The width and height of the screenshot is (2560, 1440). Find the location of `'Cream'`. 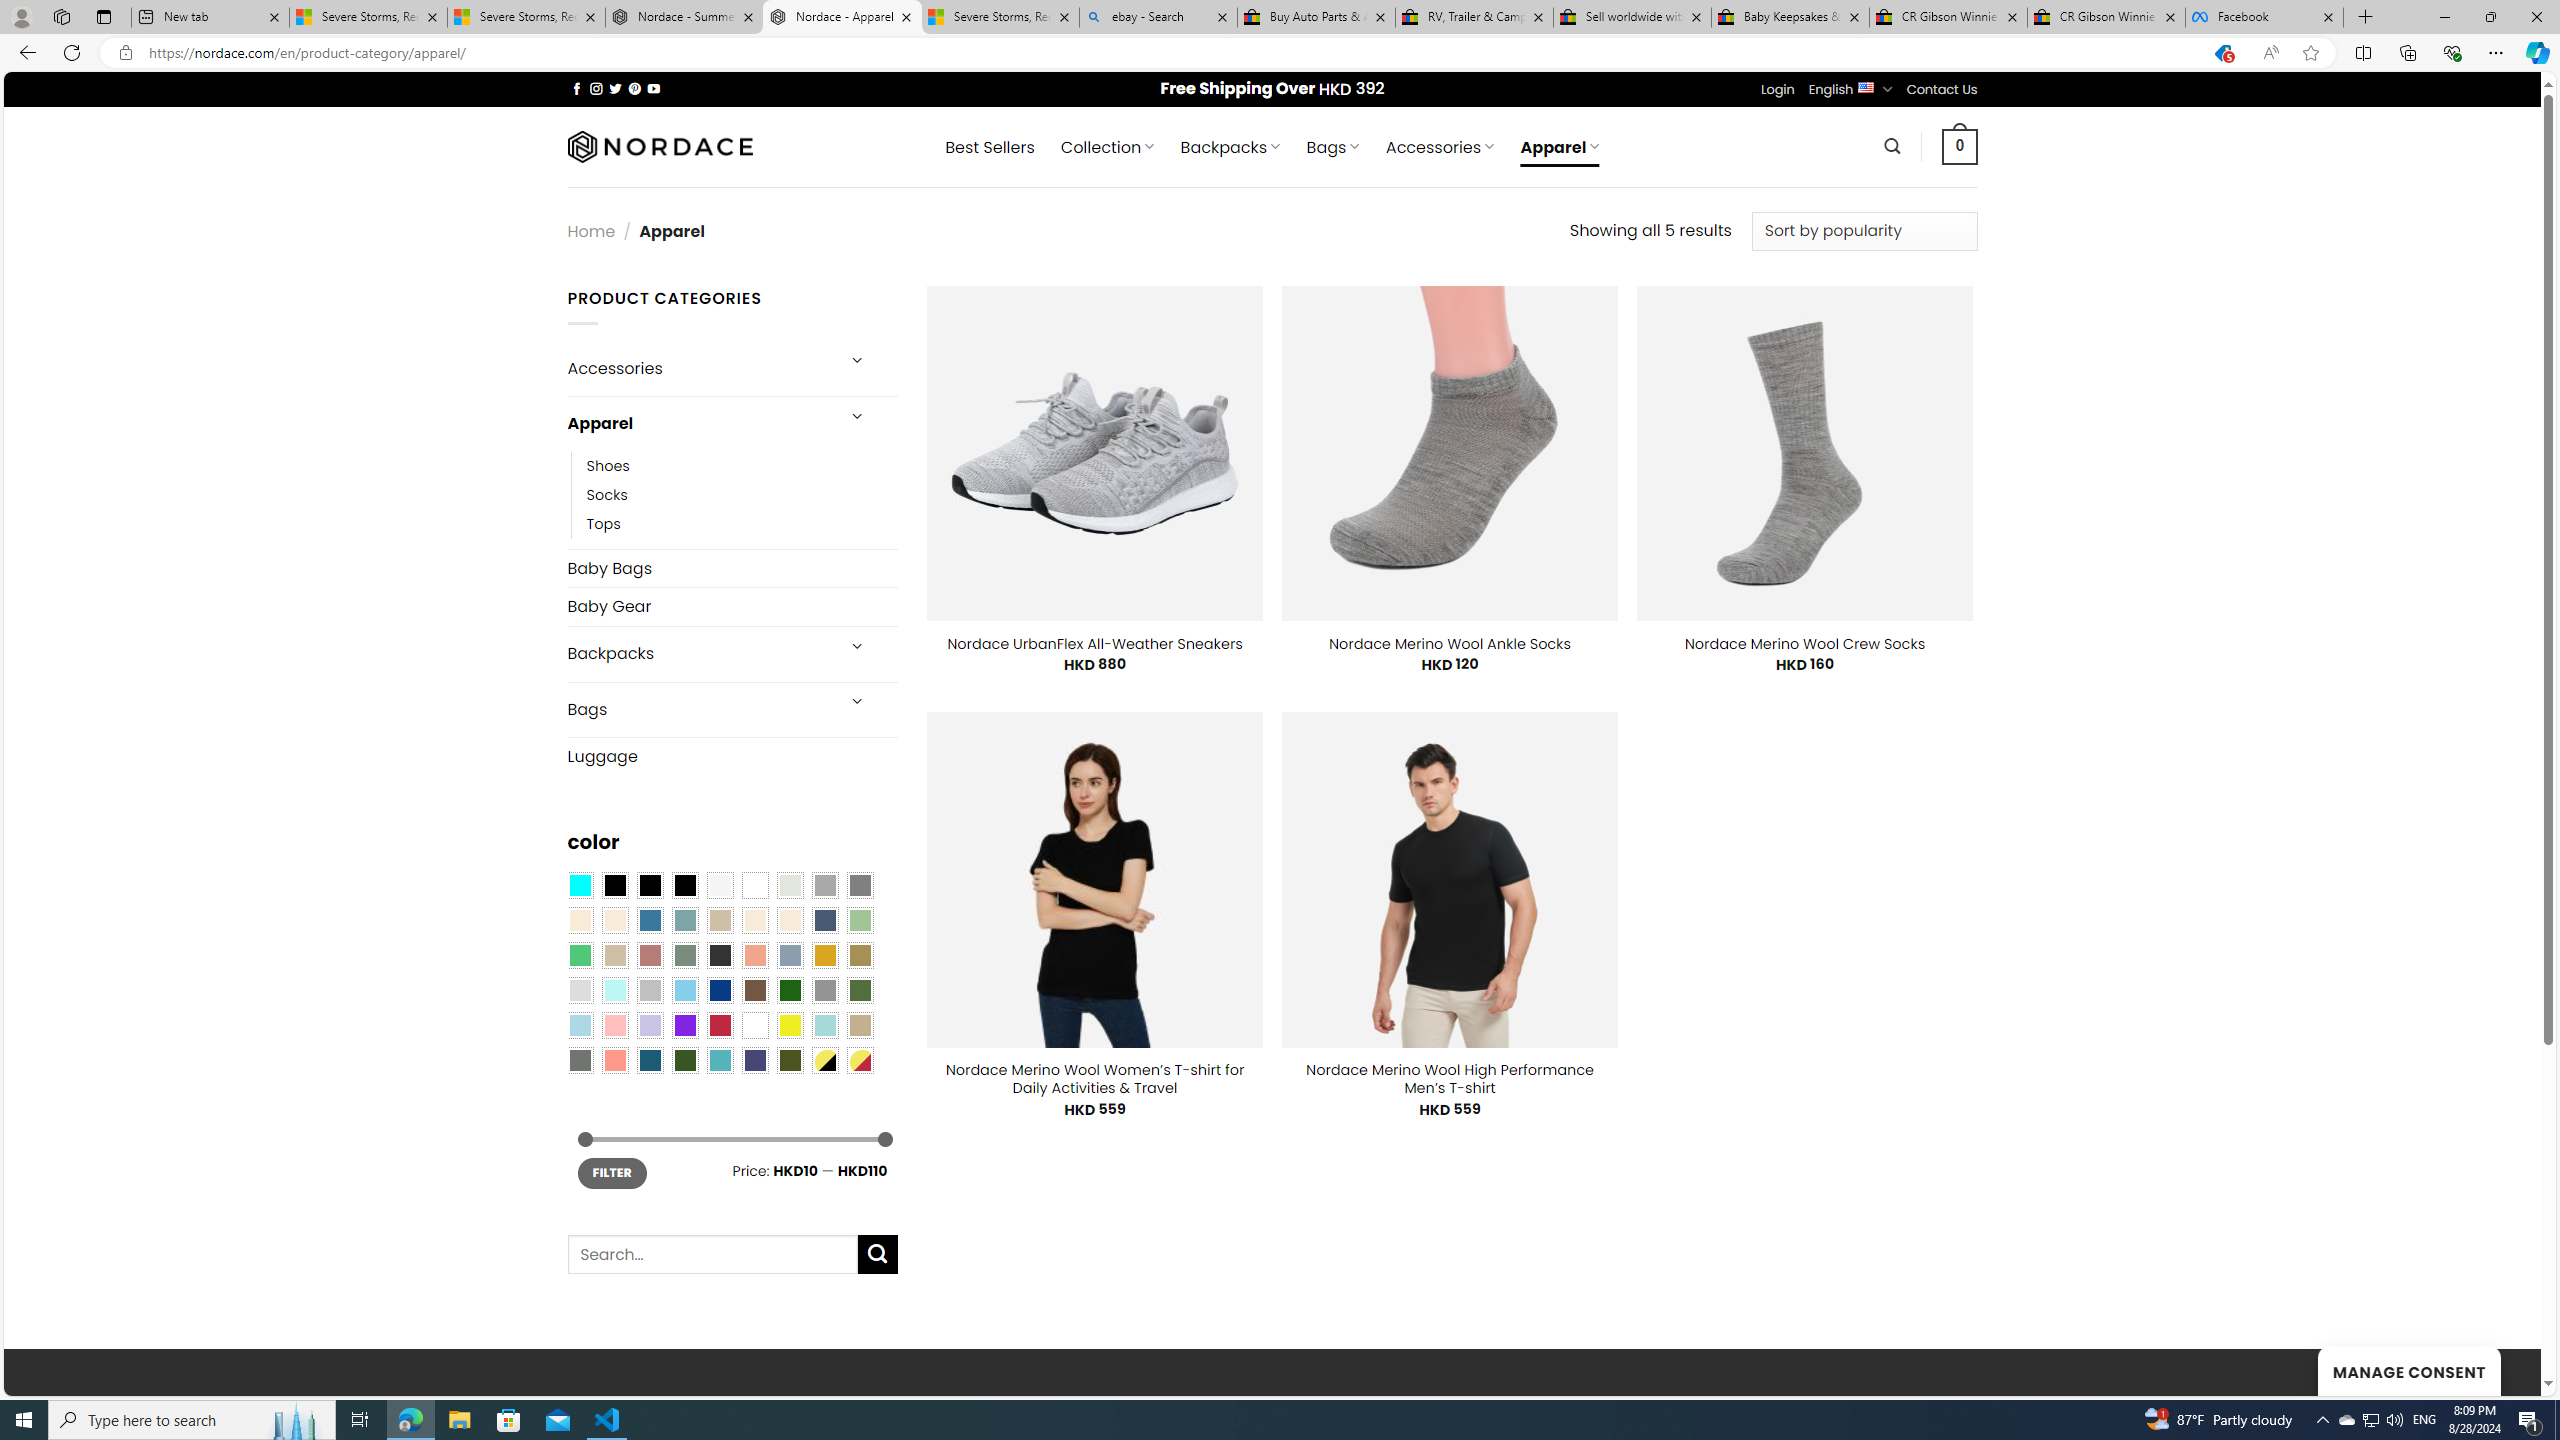

'Cream' is located at coordinates (790, 919).